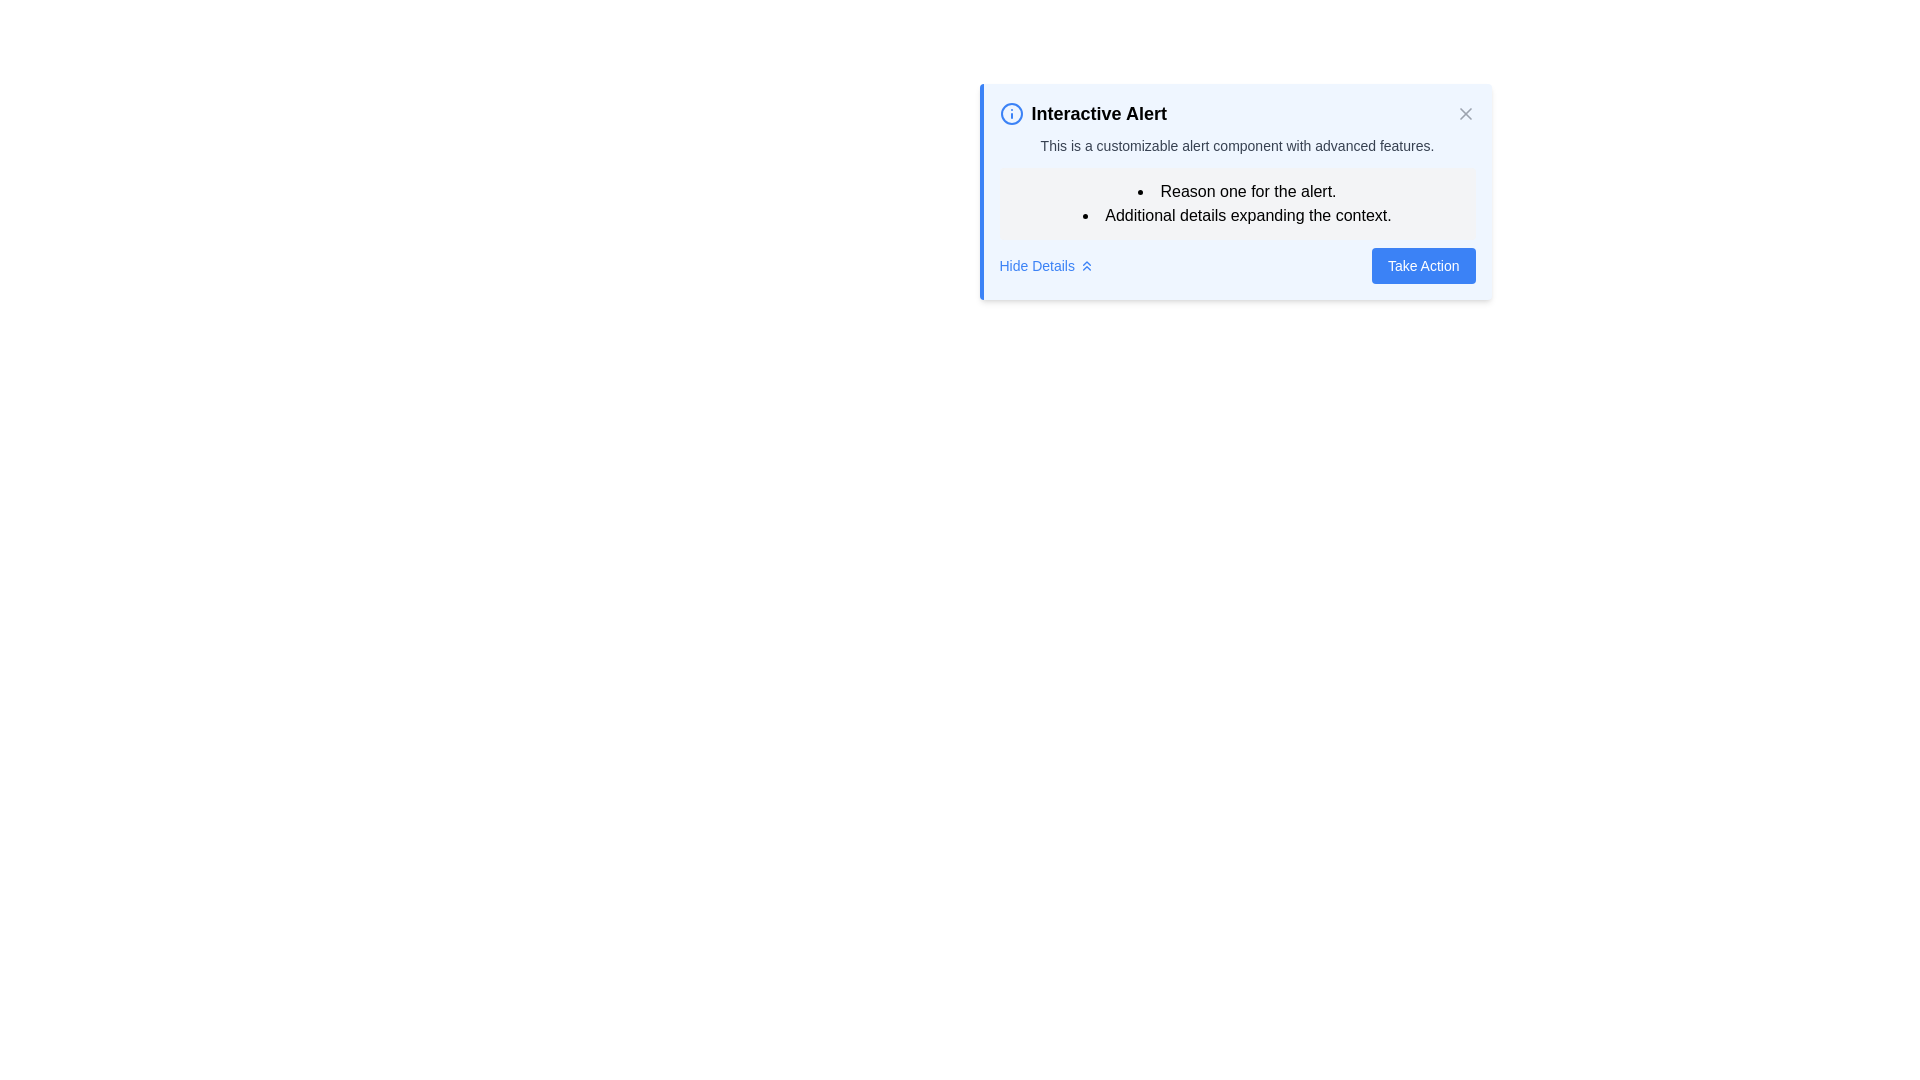 This screenshot has width=1920, height=1080. I want to click on the 'Interactive Alert' text label, which is bold and larger than surrounding text, positioned centrally below an info icon in the alert box, so click(1098, 114).